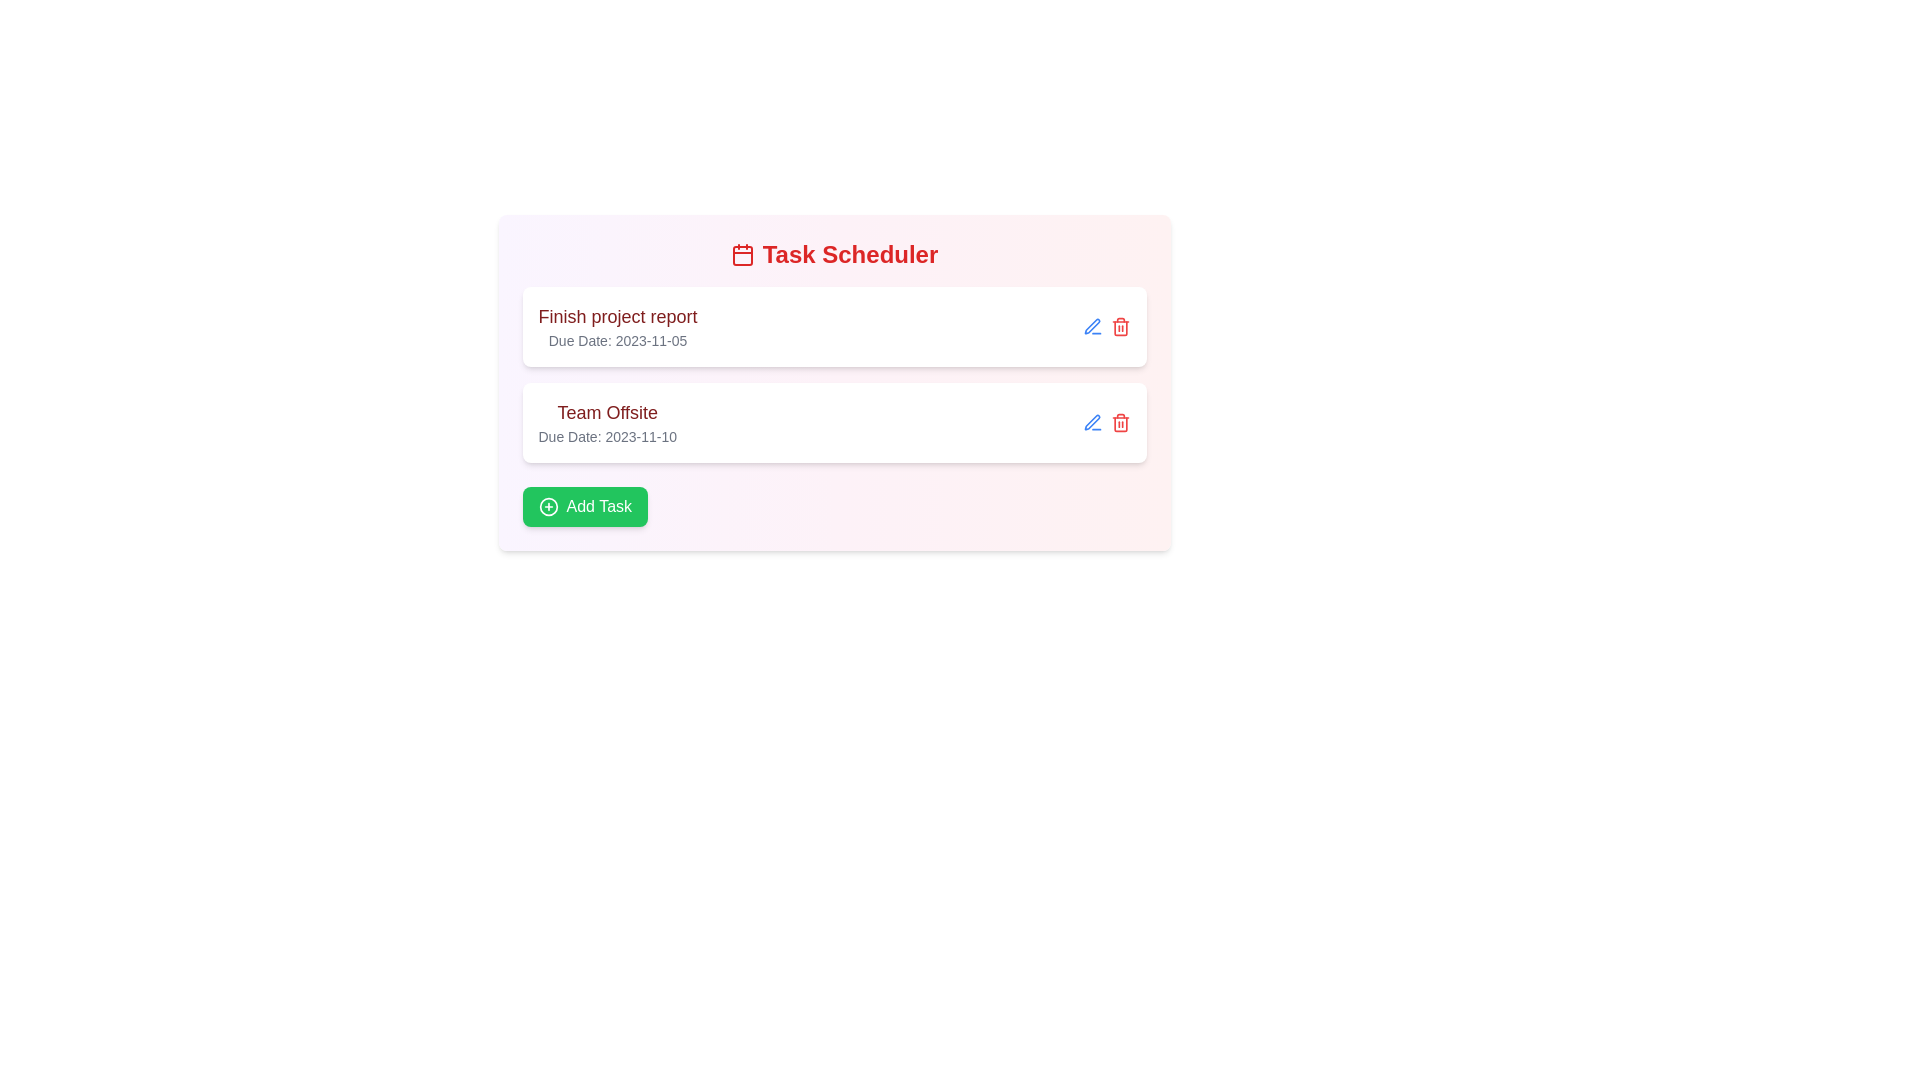  What do you see at coordinates (1091, 422) in the screenshot?
I see `the edit icon for the task labeled 'Team Offsite'` at bounding box center [1091, 422].